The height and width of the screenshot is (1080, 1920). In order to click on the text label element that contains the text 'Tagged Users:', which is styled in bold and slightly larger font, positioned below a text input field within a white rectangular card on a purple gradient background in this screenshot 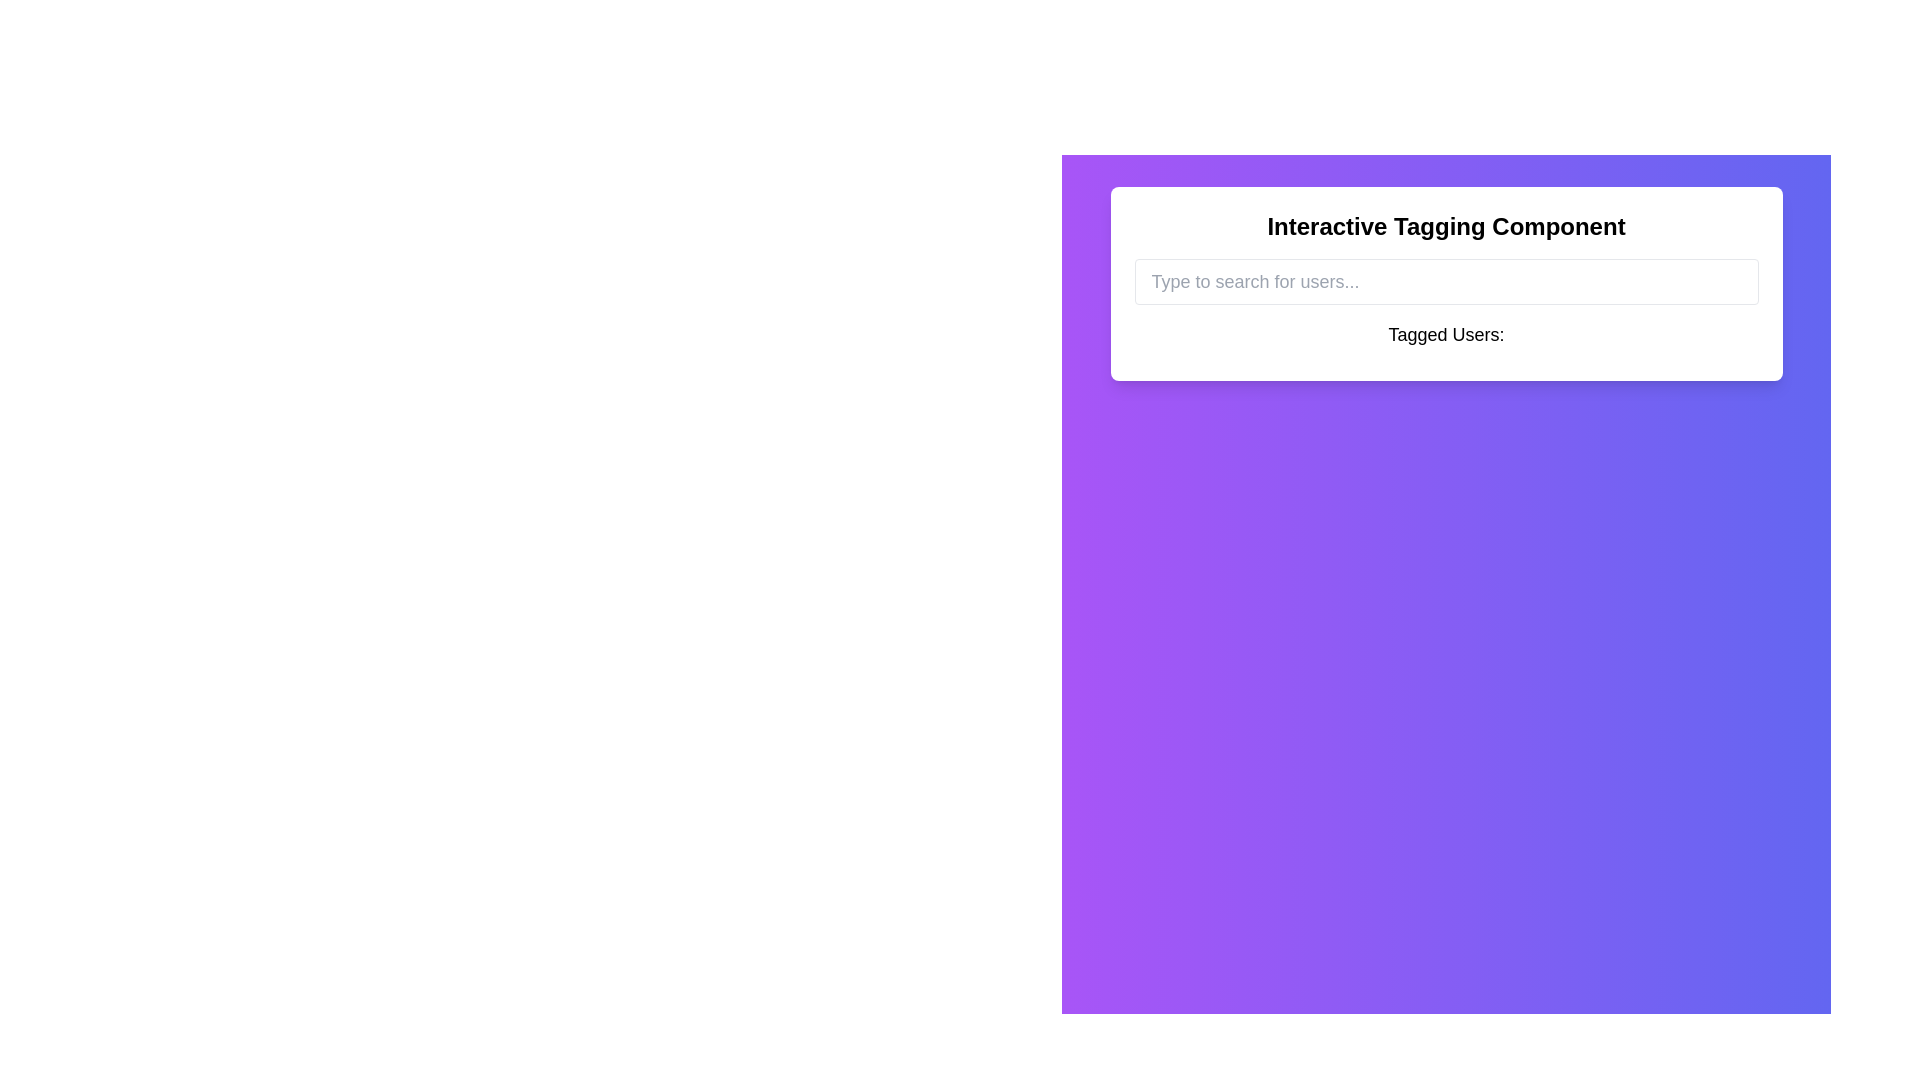, I will do `click(1446, 338)`.